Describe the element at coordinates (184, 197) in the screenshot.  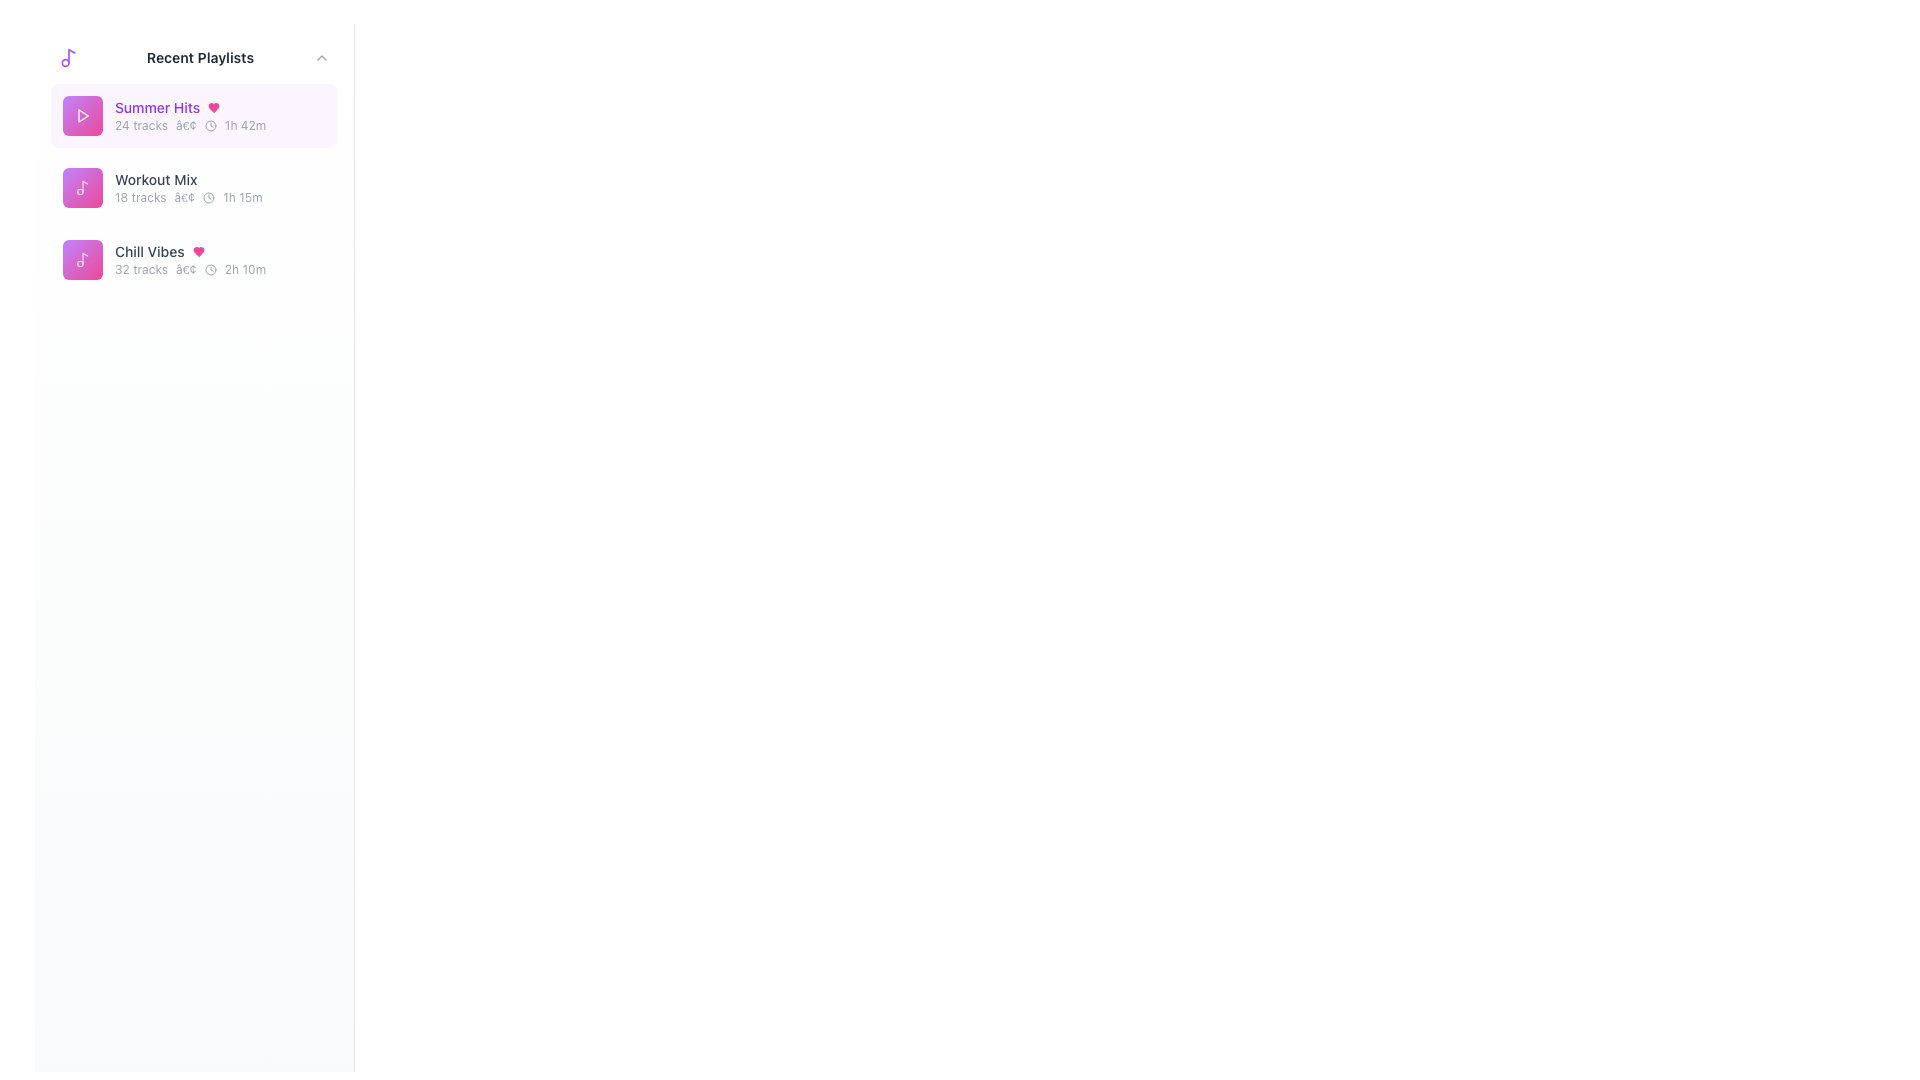
I see `the small bullet point indicator located between the '18 tracks' label and the '1h 15m' clock icon in the second playlist entry` at that location.